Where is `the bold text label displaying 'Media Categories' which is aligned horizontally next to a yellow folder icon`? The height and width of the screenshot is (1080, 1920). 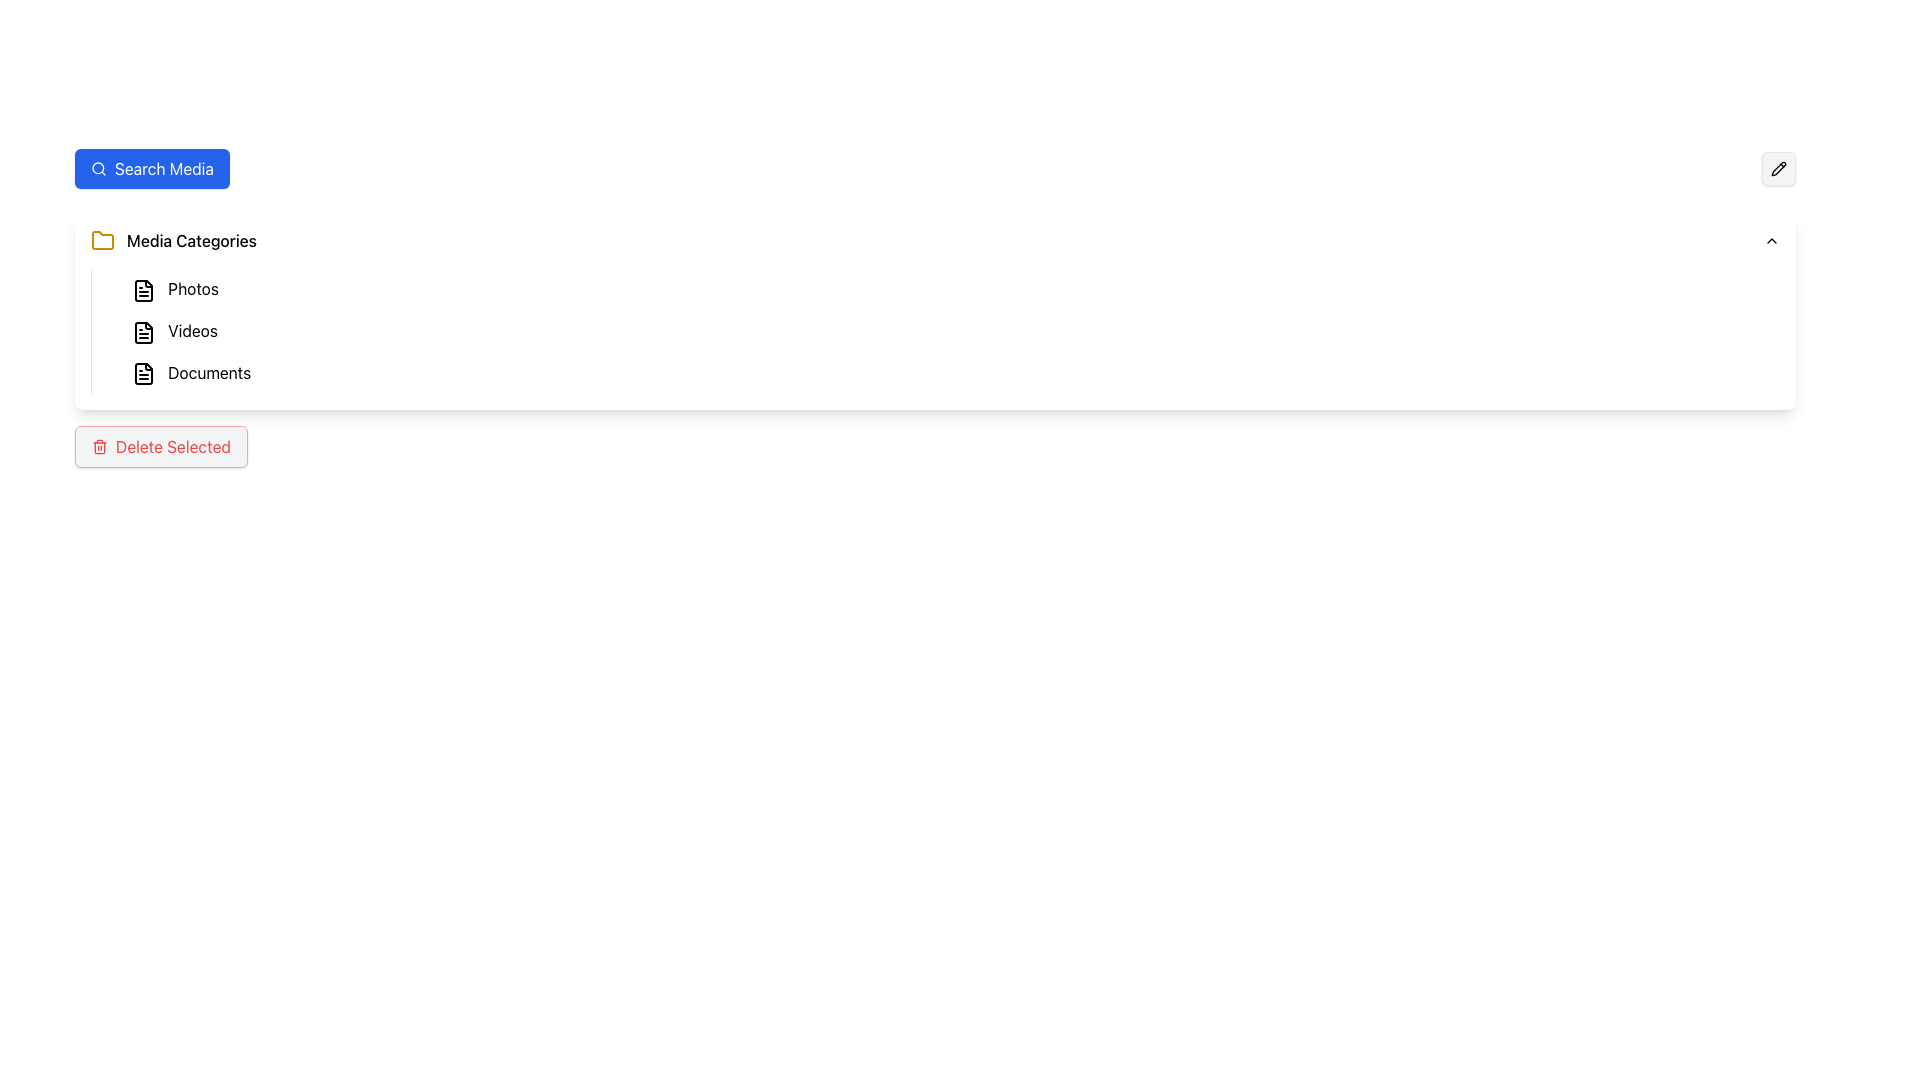
the bold text label displaying 'Media Categories' which is aligned horizontally next to a yellow folder icon is located at coordinates (192, 239).